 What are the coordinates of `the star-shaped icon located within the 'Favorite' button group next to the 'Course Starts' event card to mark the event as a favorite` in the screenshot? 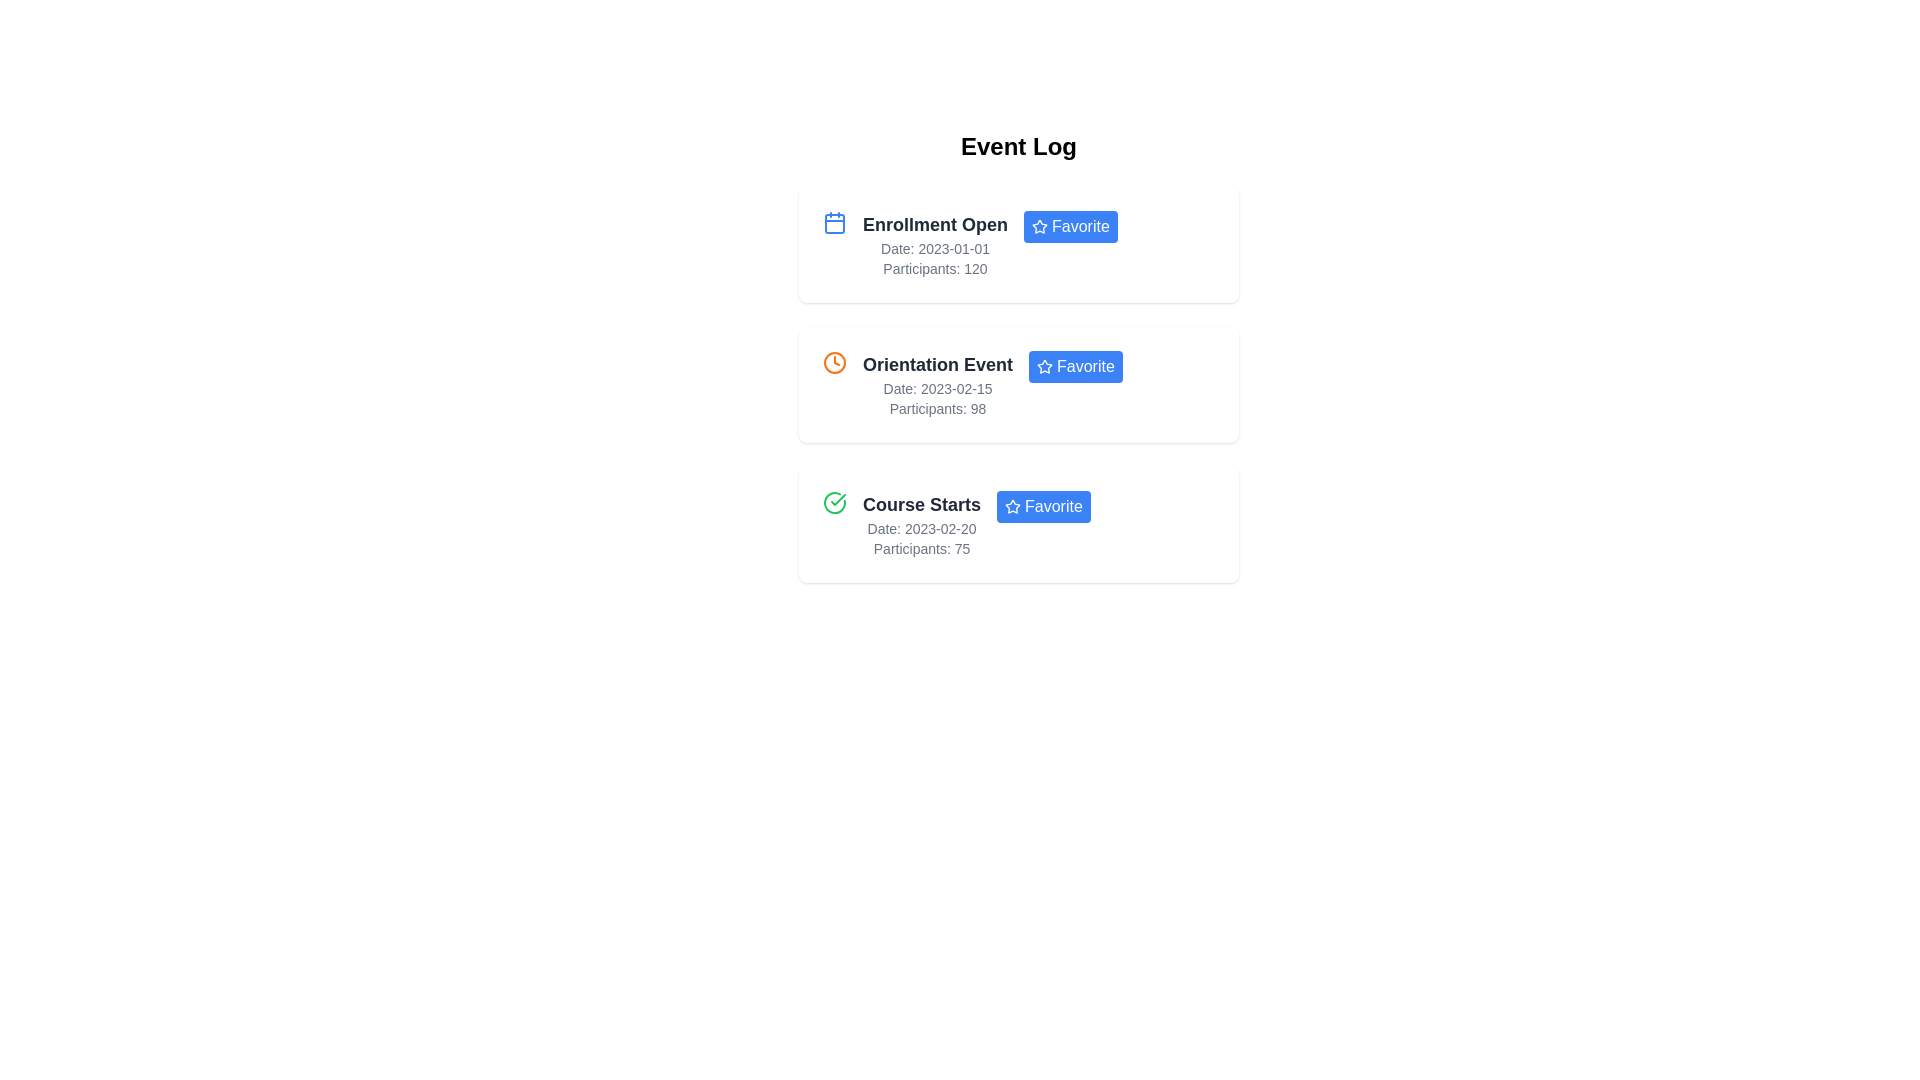 It's located at (1012, 505).